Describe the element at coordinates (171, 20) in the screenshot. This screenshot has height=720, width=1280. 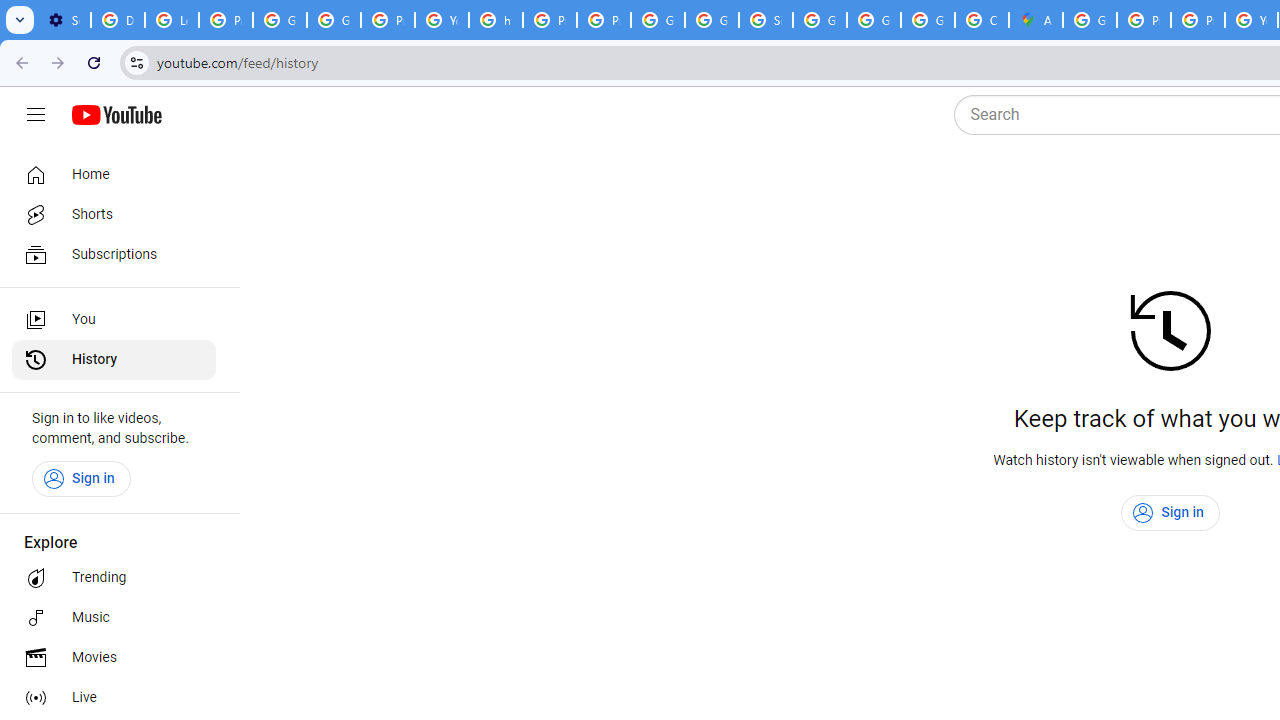
I see `'Learn how to find your photos - Google Photos Help'` at that location.